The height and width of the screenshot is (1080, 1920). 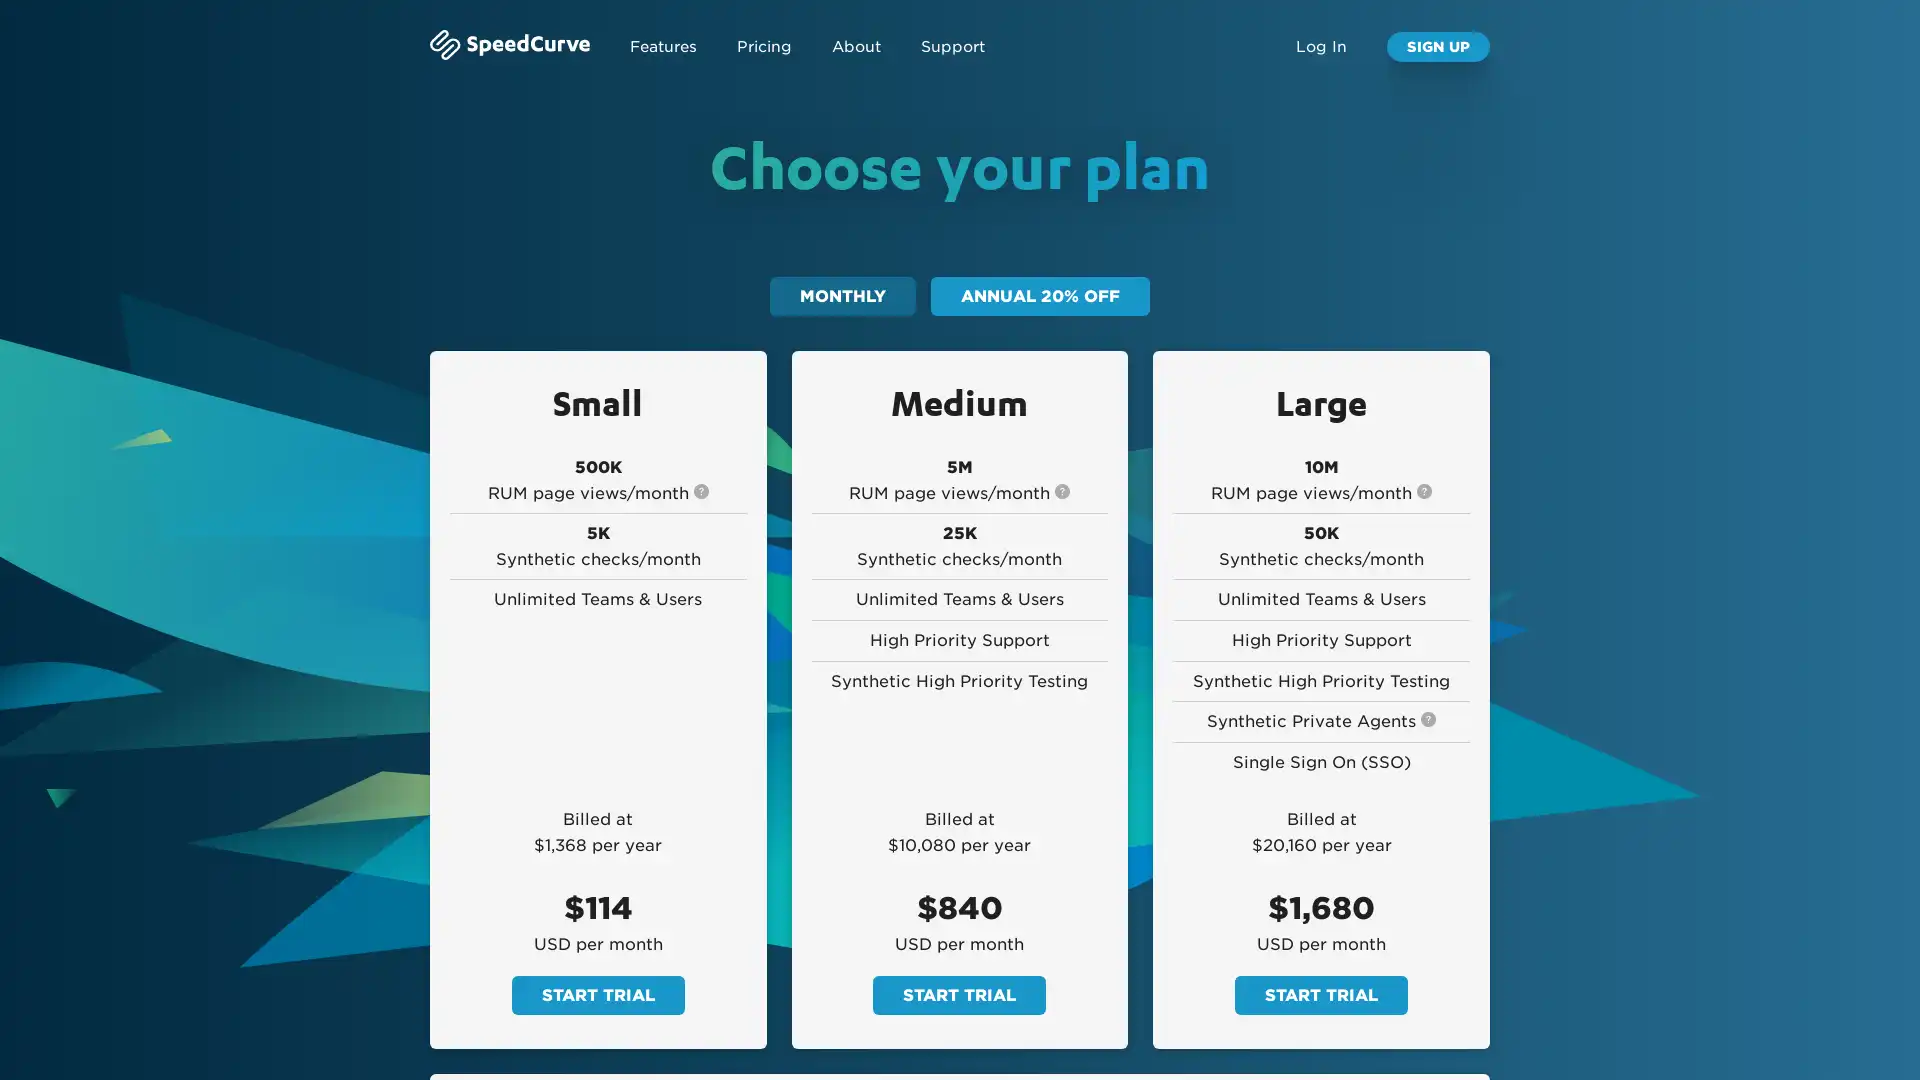 I want to click on ANNUAL 20% OFF, so click(x=1040, y=296).